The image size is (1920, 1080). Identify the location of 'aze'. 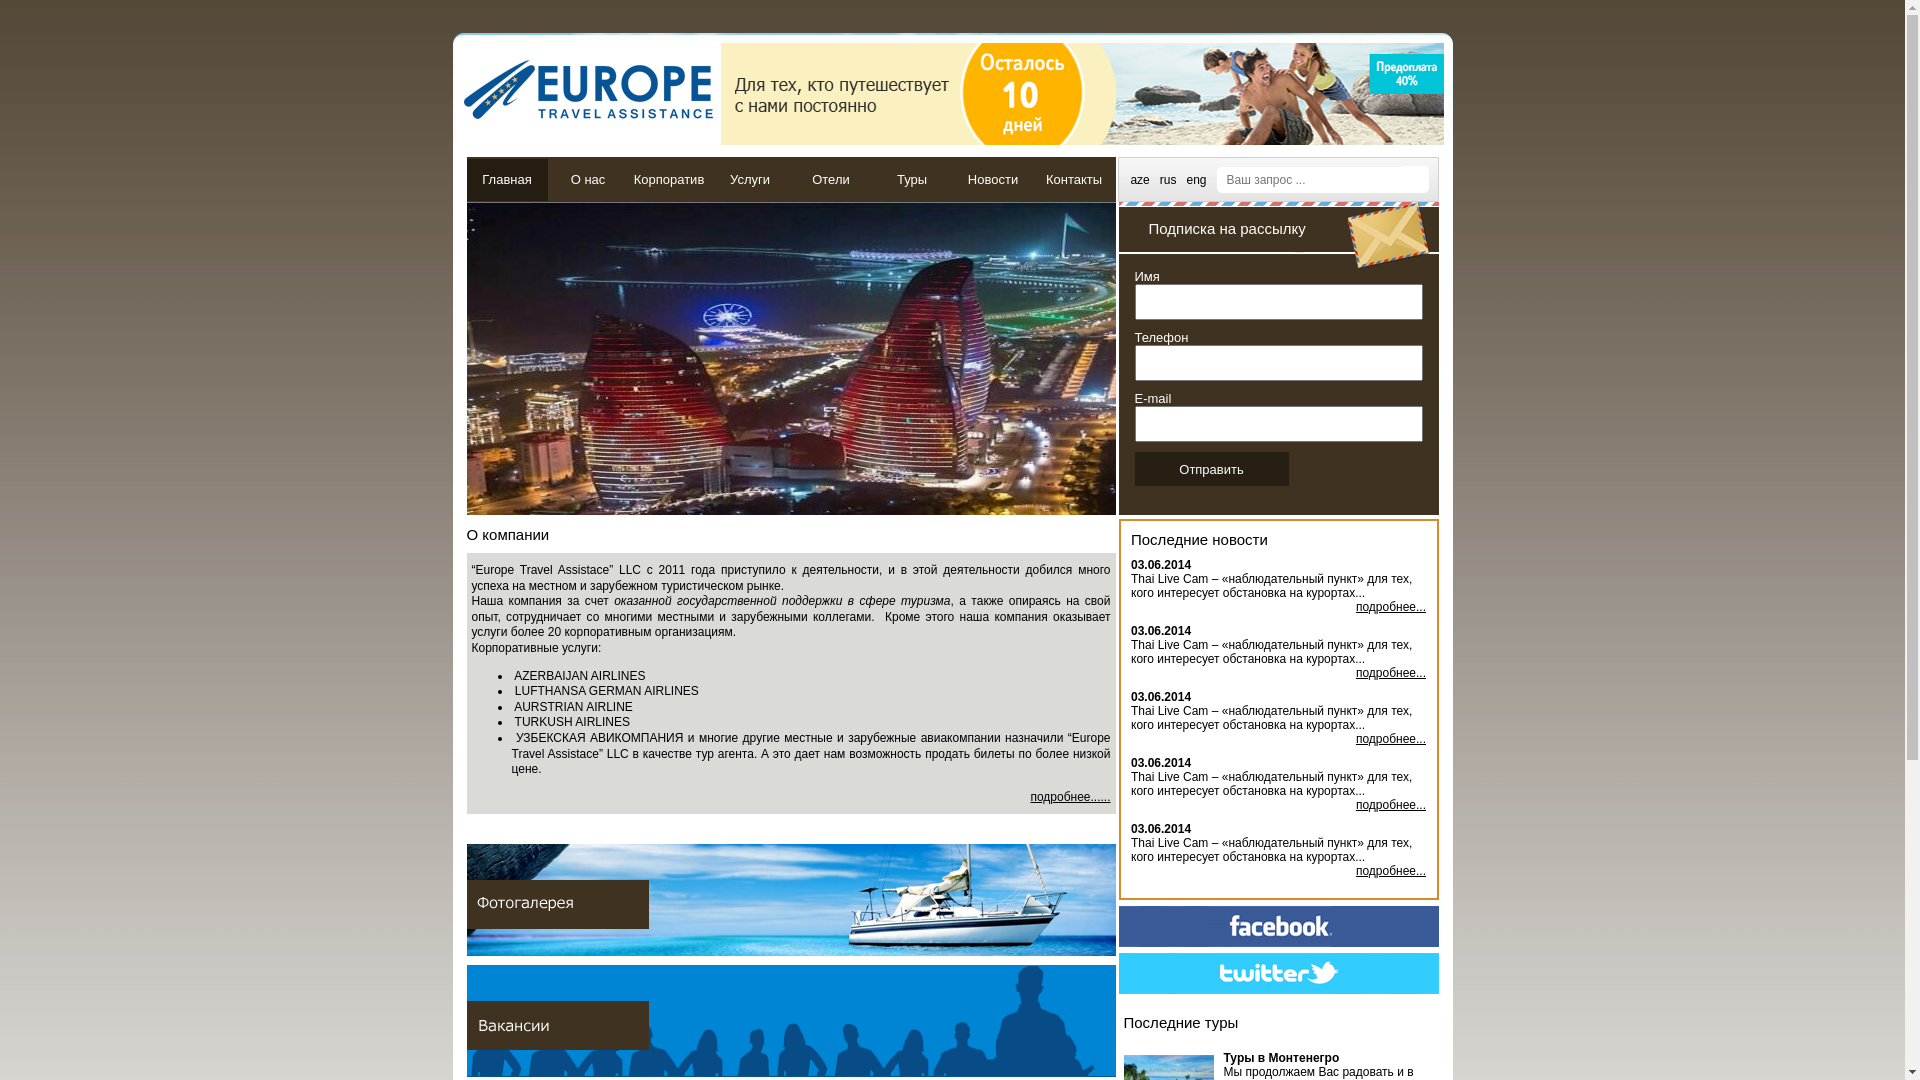
(1129, 177).